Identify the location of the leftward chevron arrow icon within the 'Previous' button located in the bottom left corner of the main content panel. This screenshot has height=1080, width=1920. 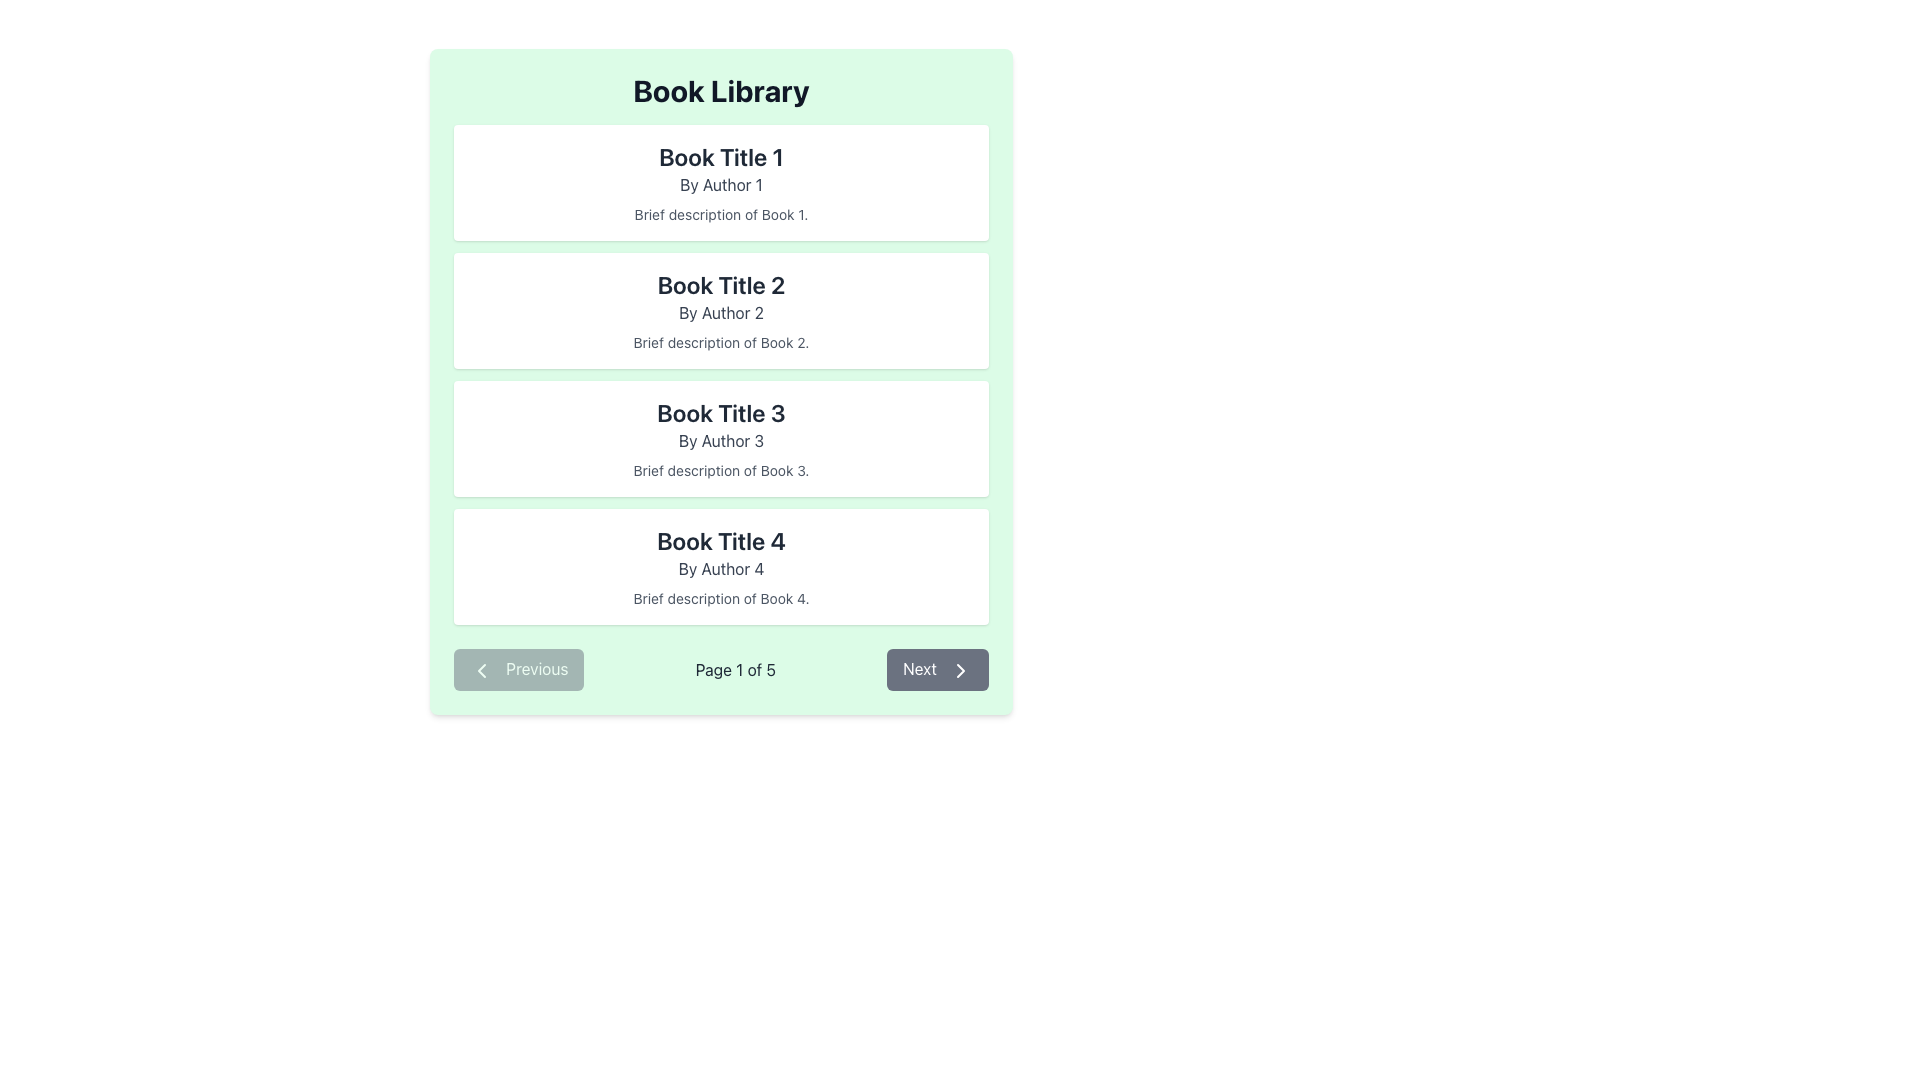
(481, 670).